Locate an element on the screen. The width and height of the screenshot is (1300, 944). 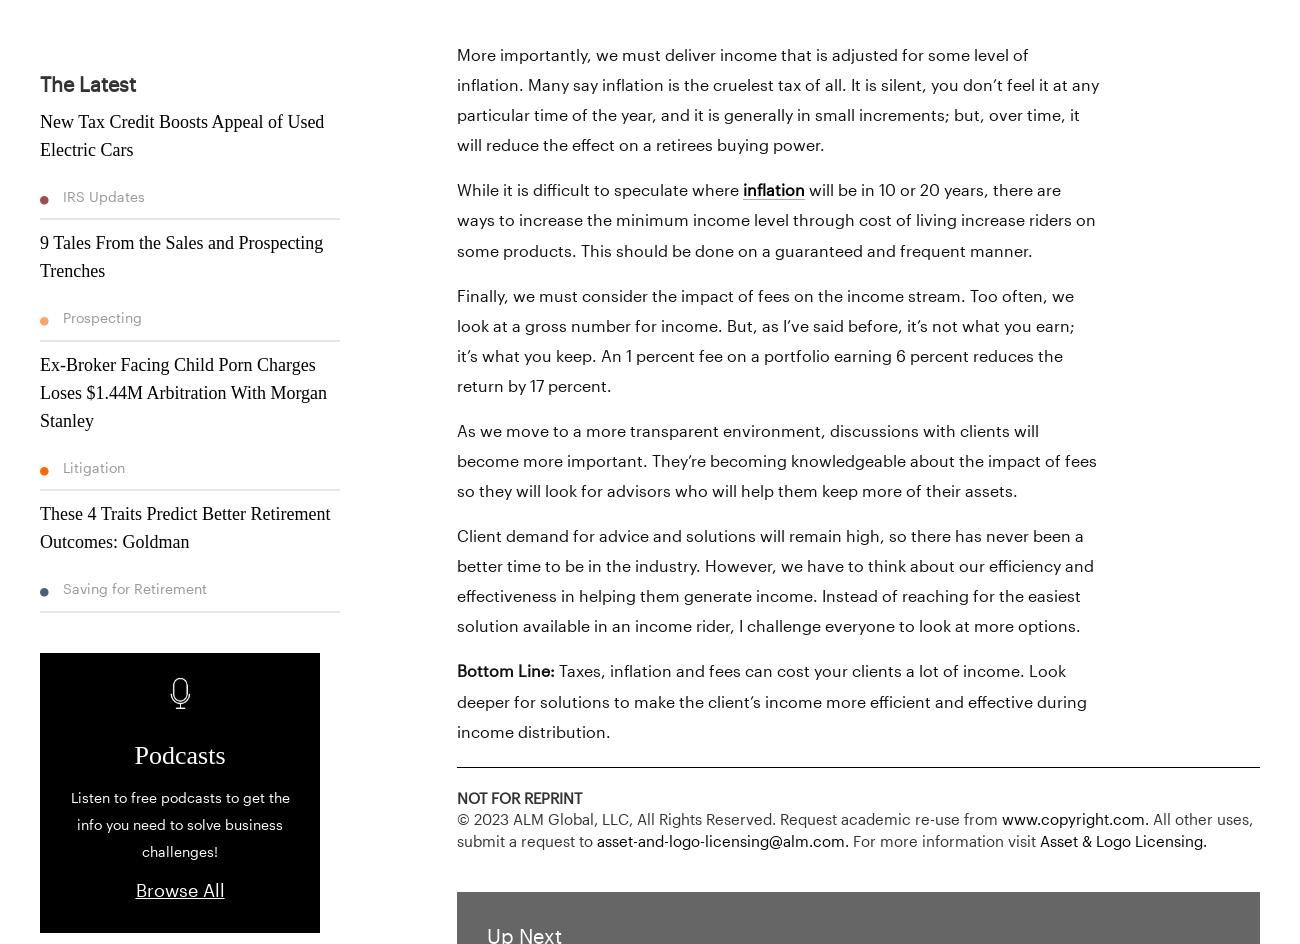
'For more information visit' is located at coordinates (943, 839).